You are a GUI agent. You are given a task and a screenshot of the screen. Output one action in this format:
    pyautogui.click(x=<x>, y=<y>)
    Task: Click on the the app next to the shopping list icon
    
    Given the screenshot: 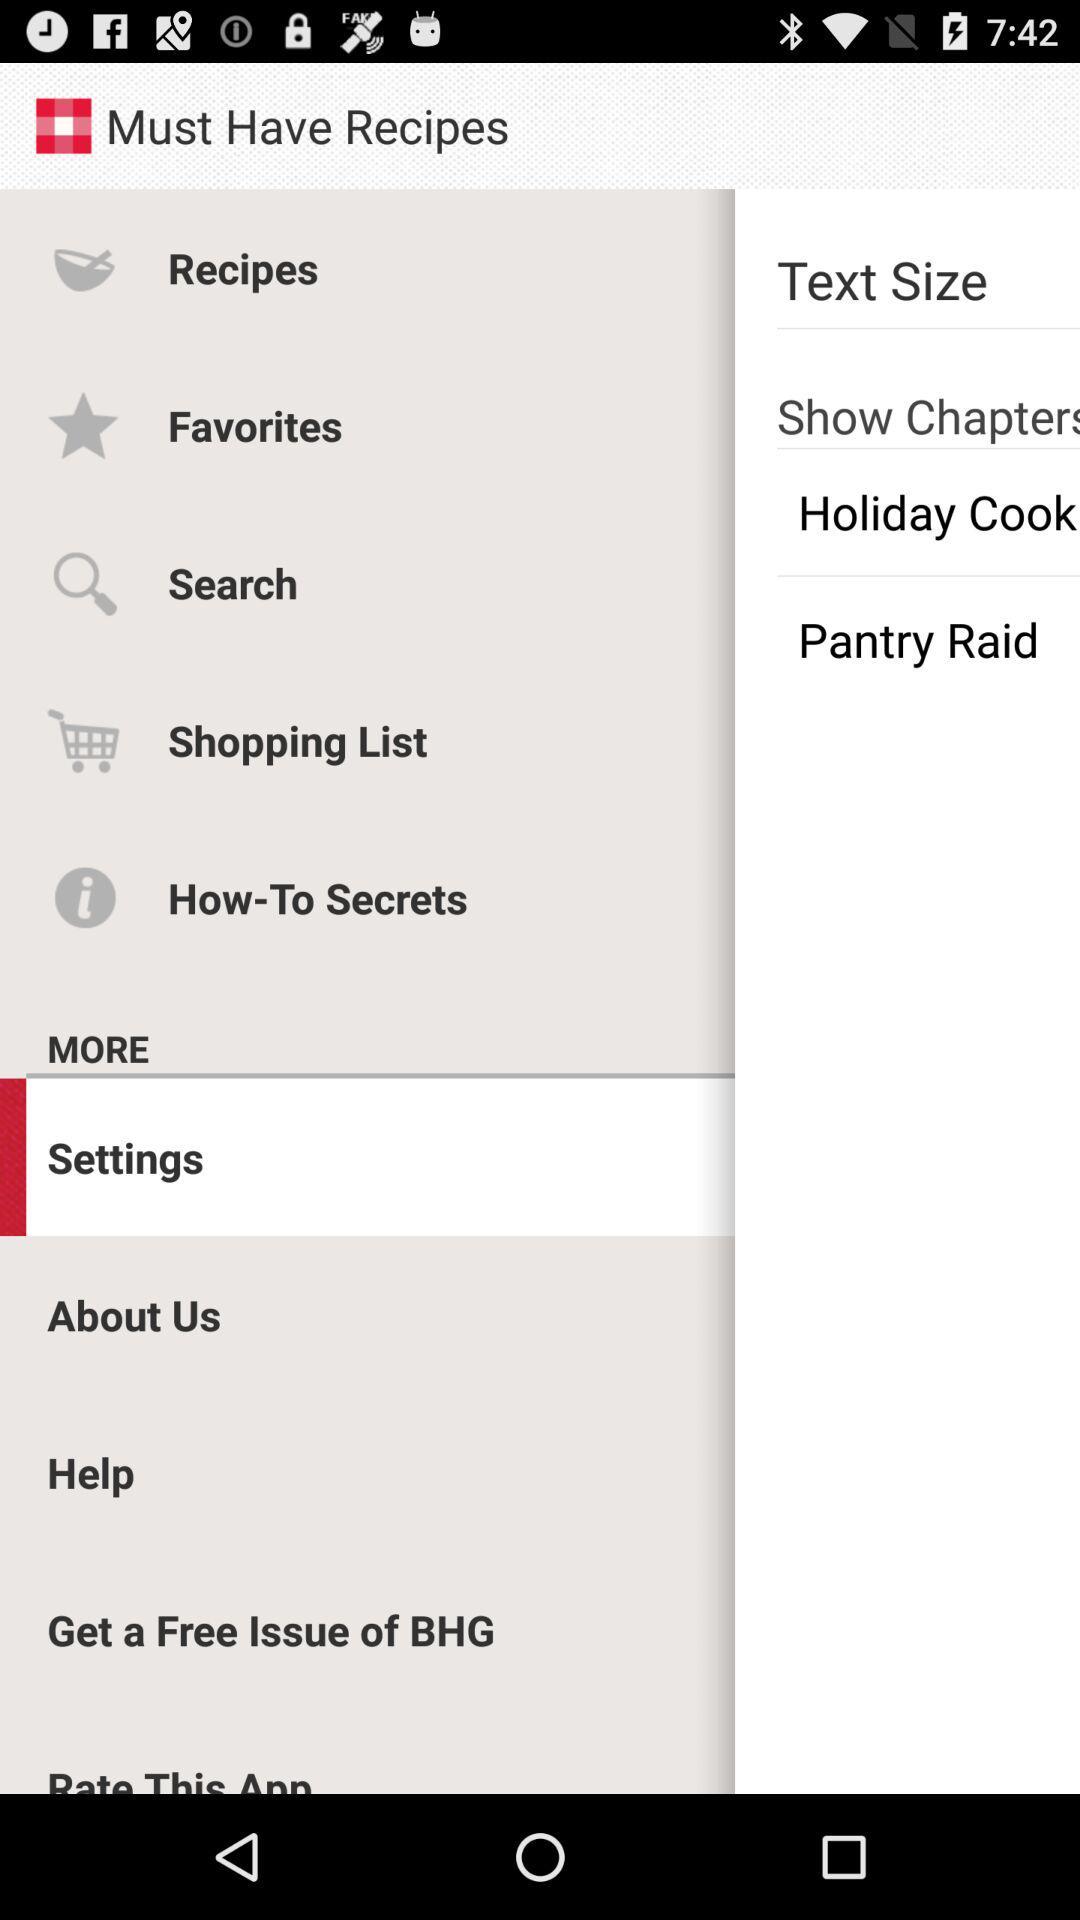 What is the action you would take?
    pyautogui.click(x=928, y=638)
    